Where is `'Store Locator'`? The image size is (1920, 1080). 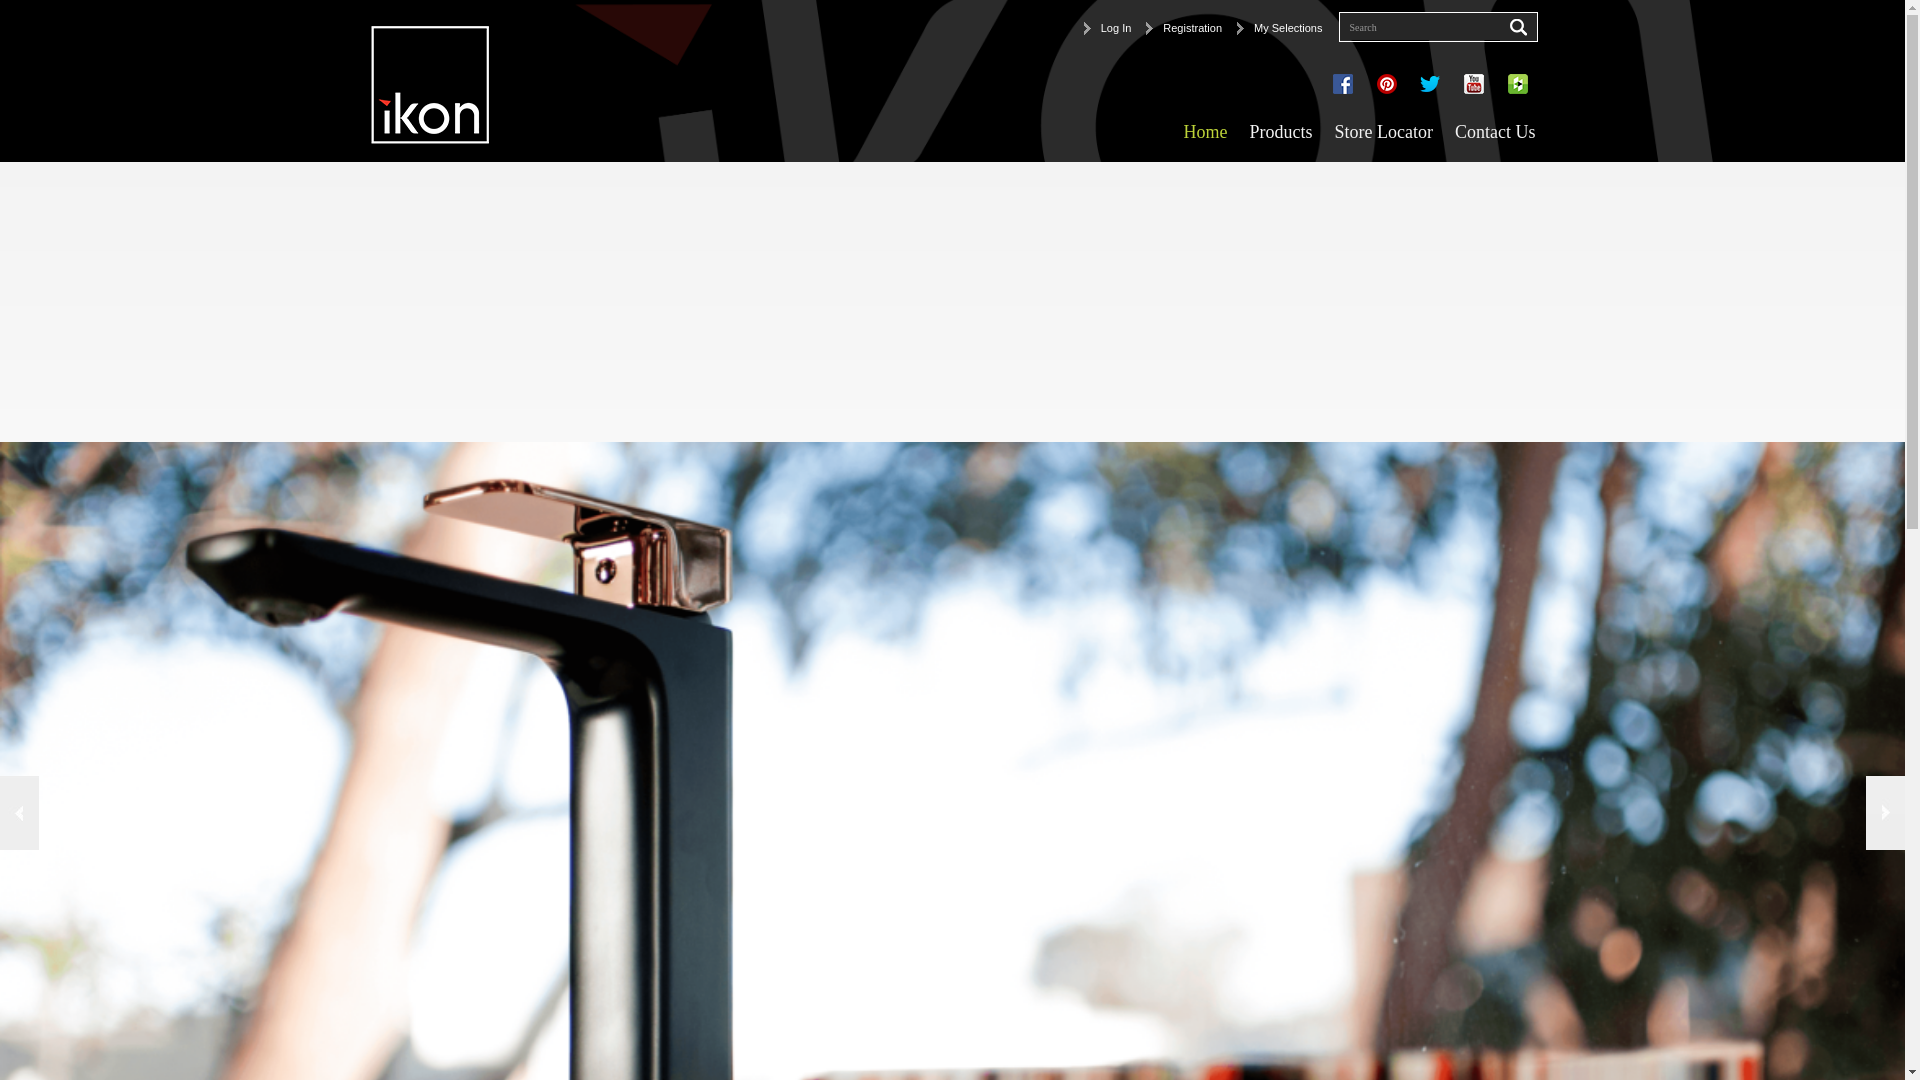
'Store Locator' is located at coordinates (1382, 132).